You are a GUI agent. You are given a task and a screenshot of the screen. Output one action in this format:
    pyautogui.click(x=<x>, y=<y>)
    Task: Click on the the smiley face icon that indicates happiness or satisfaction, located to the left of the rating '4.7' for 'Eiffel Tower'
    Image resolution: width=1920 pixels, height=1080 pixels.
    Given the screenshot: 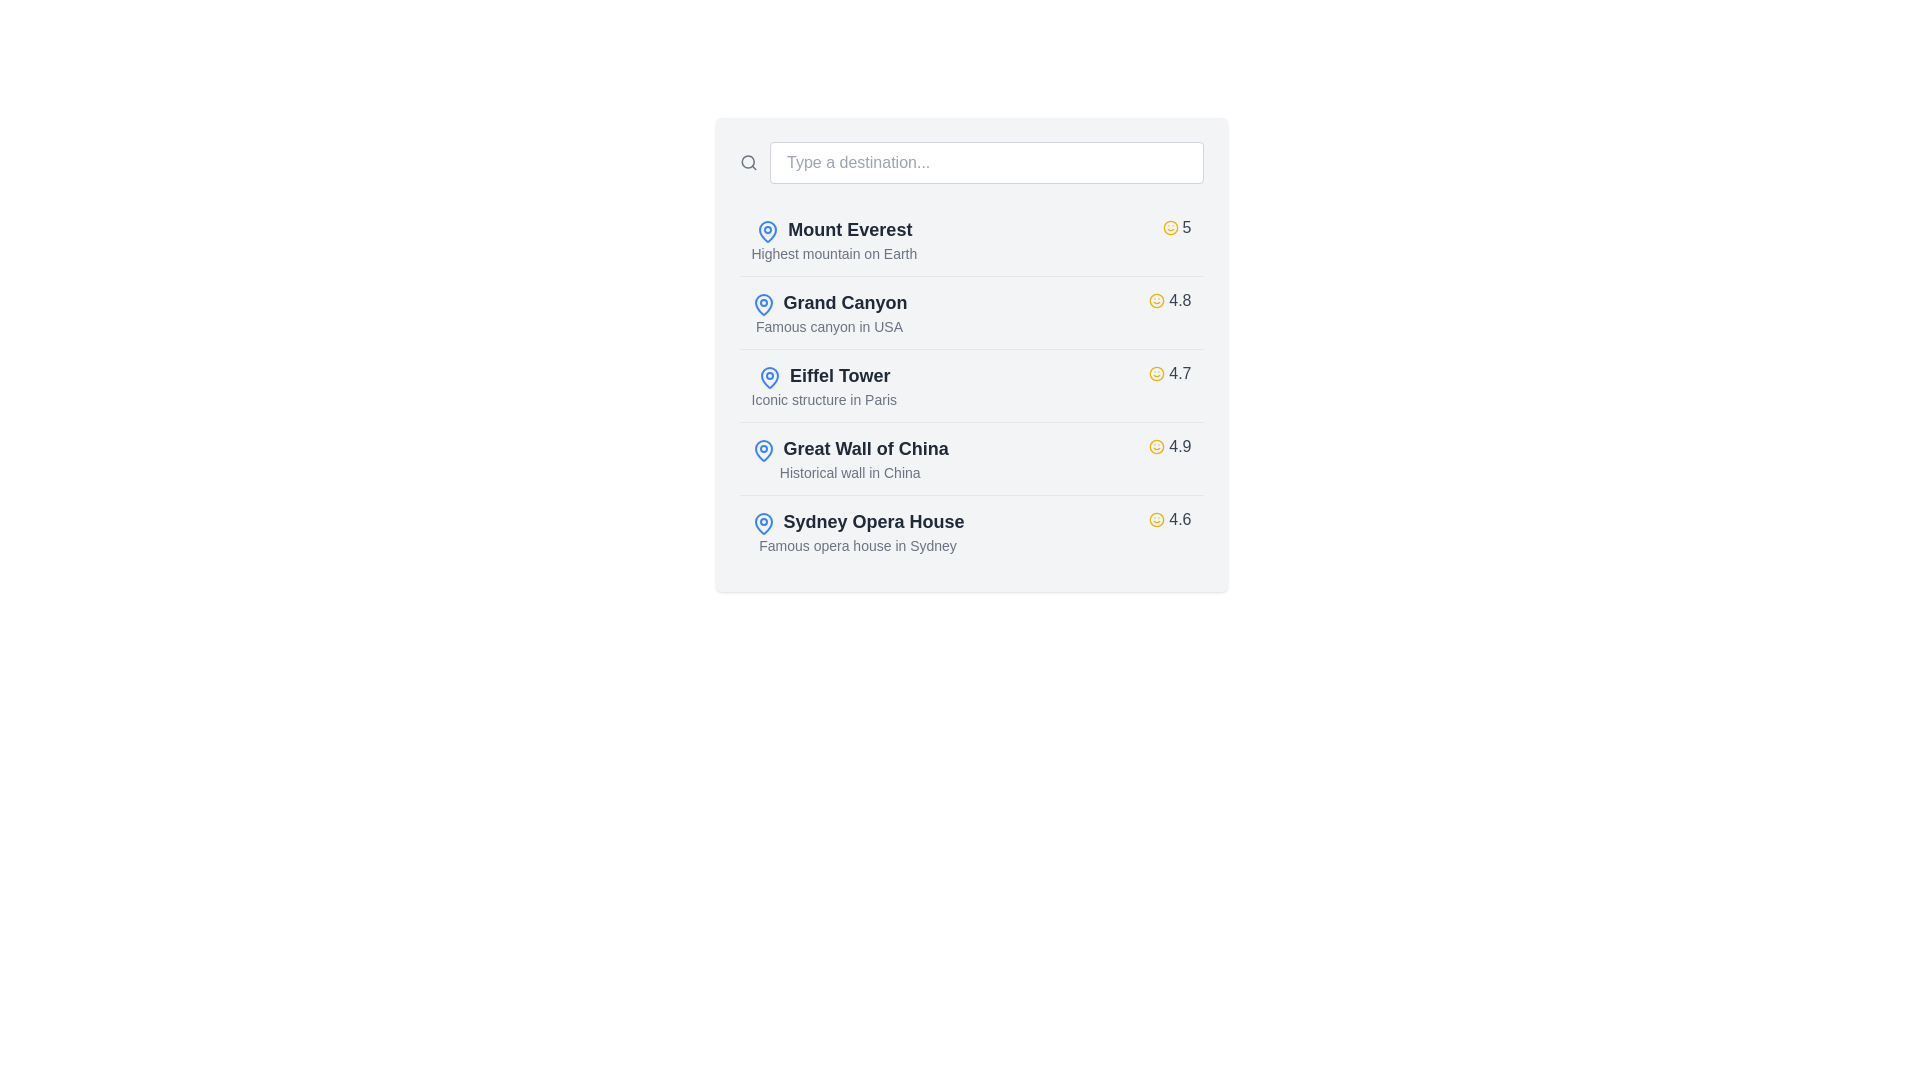 What is the action you would take?
    pyautogui.click(x=1157, y=374)
    